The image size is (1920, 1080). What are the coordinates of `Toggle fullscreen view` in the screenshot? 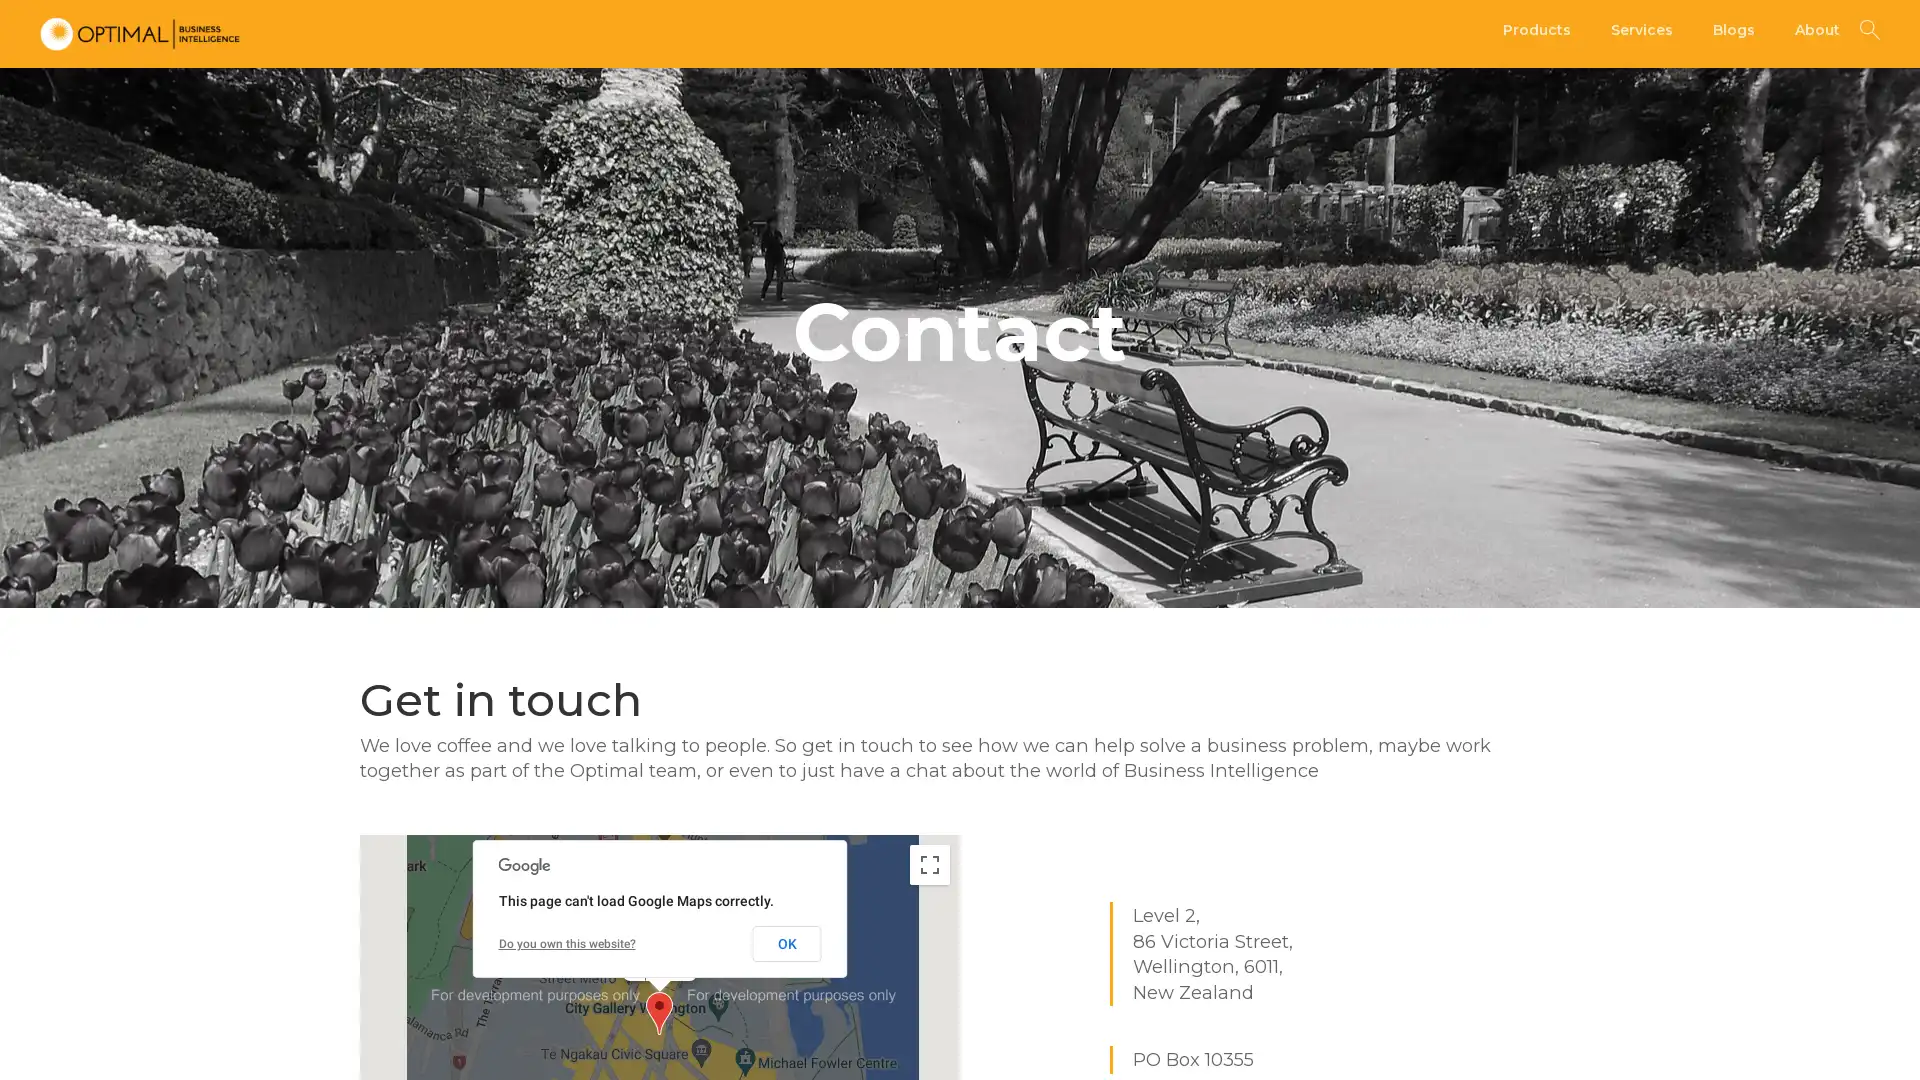 It's located at (929, 863).